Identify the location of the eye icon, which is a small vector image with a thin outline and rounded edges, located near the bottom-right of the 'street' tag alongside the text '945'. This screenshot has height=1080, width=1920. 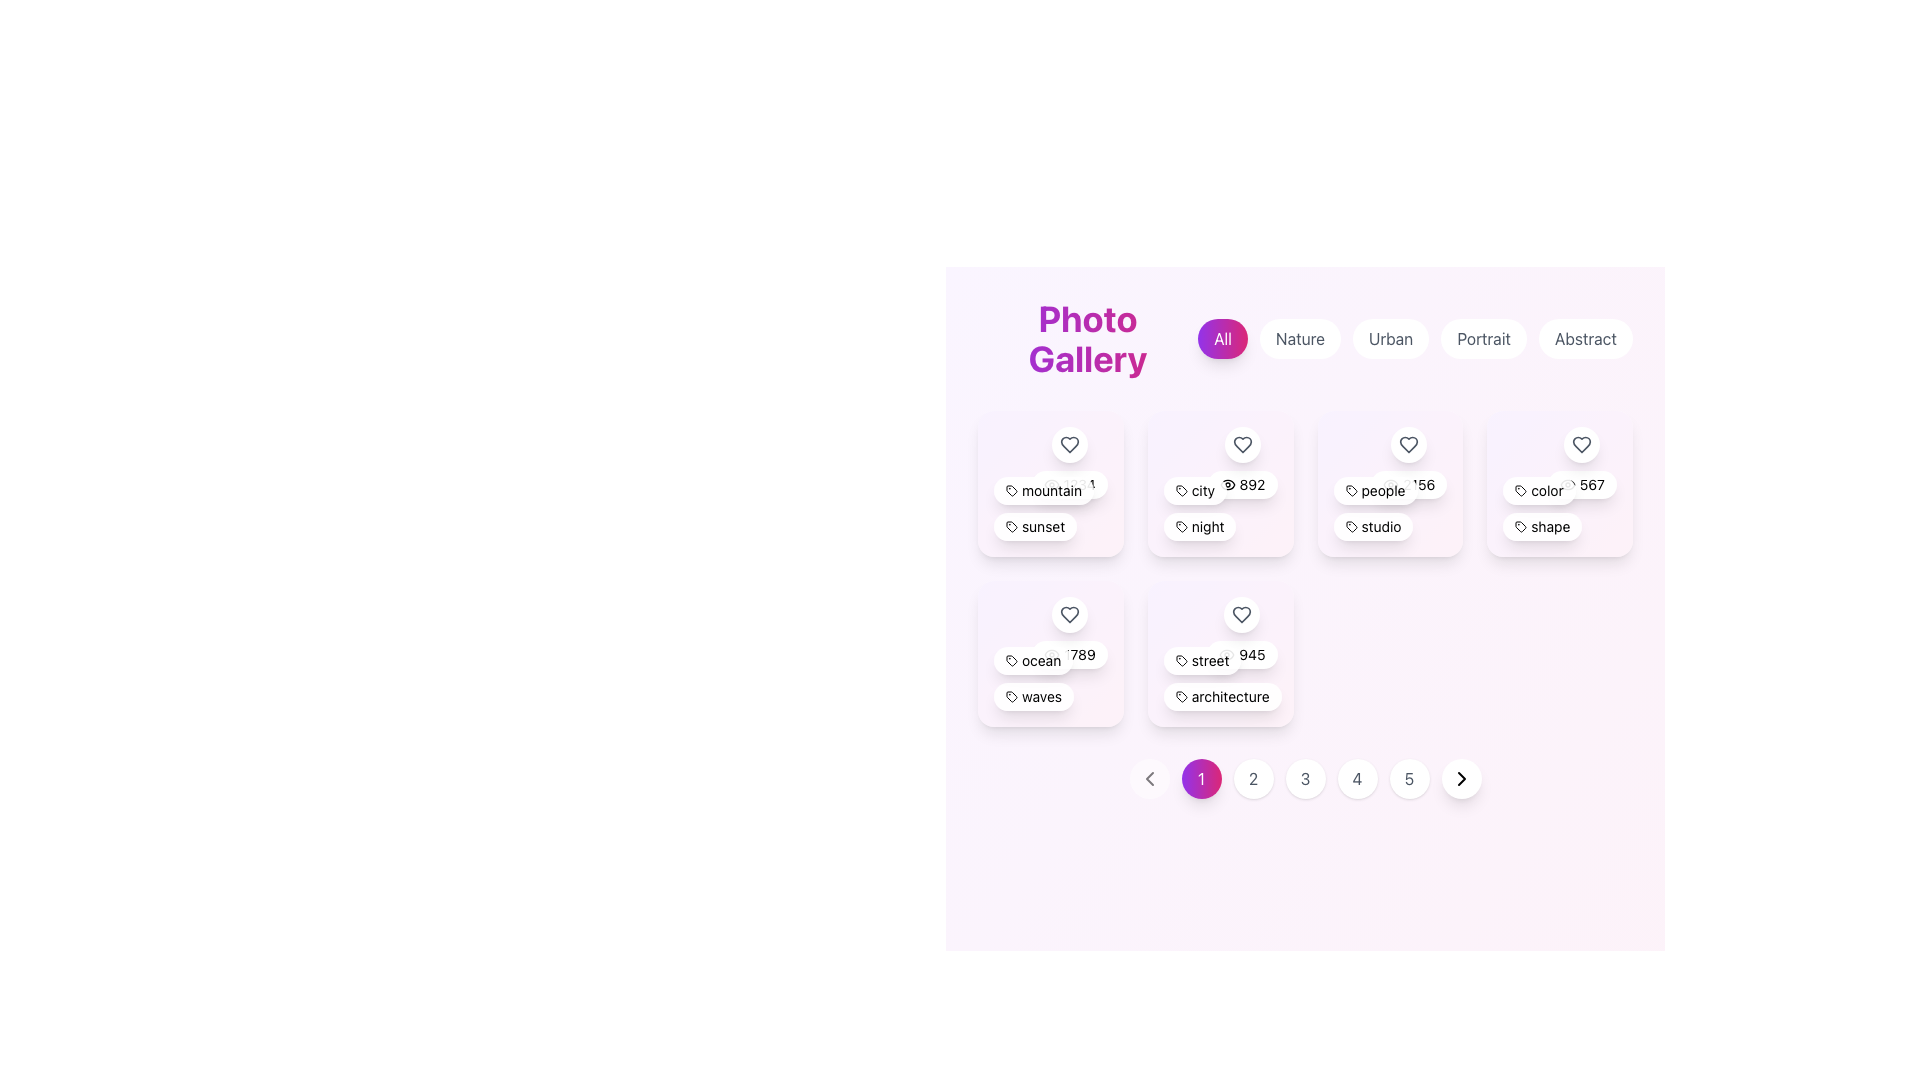
(1226, 654).